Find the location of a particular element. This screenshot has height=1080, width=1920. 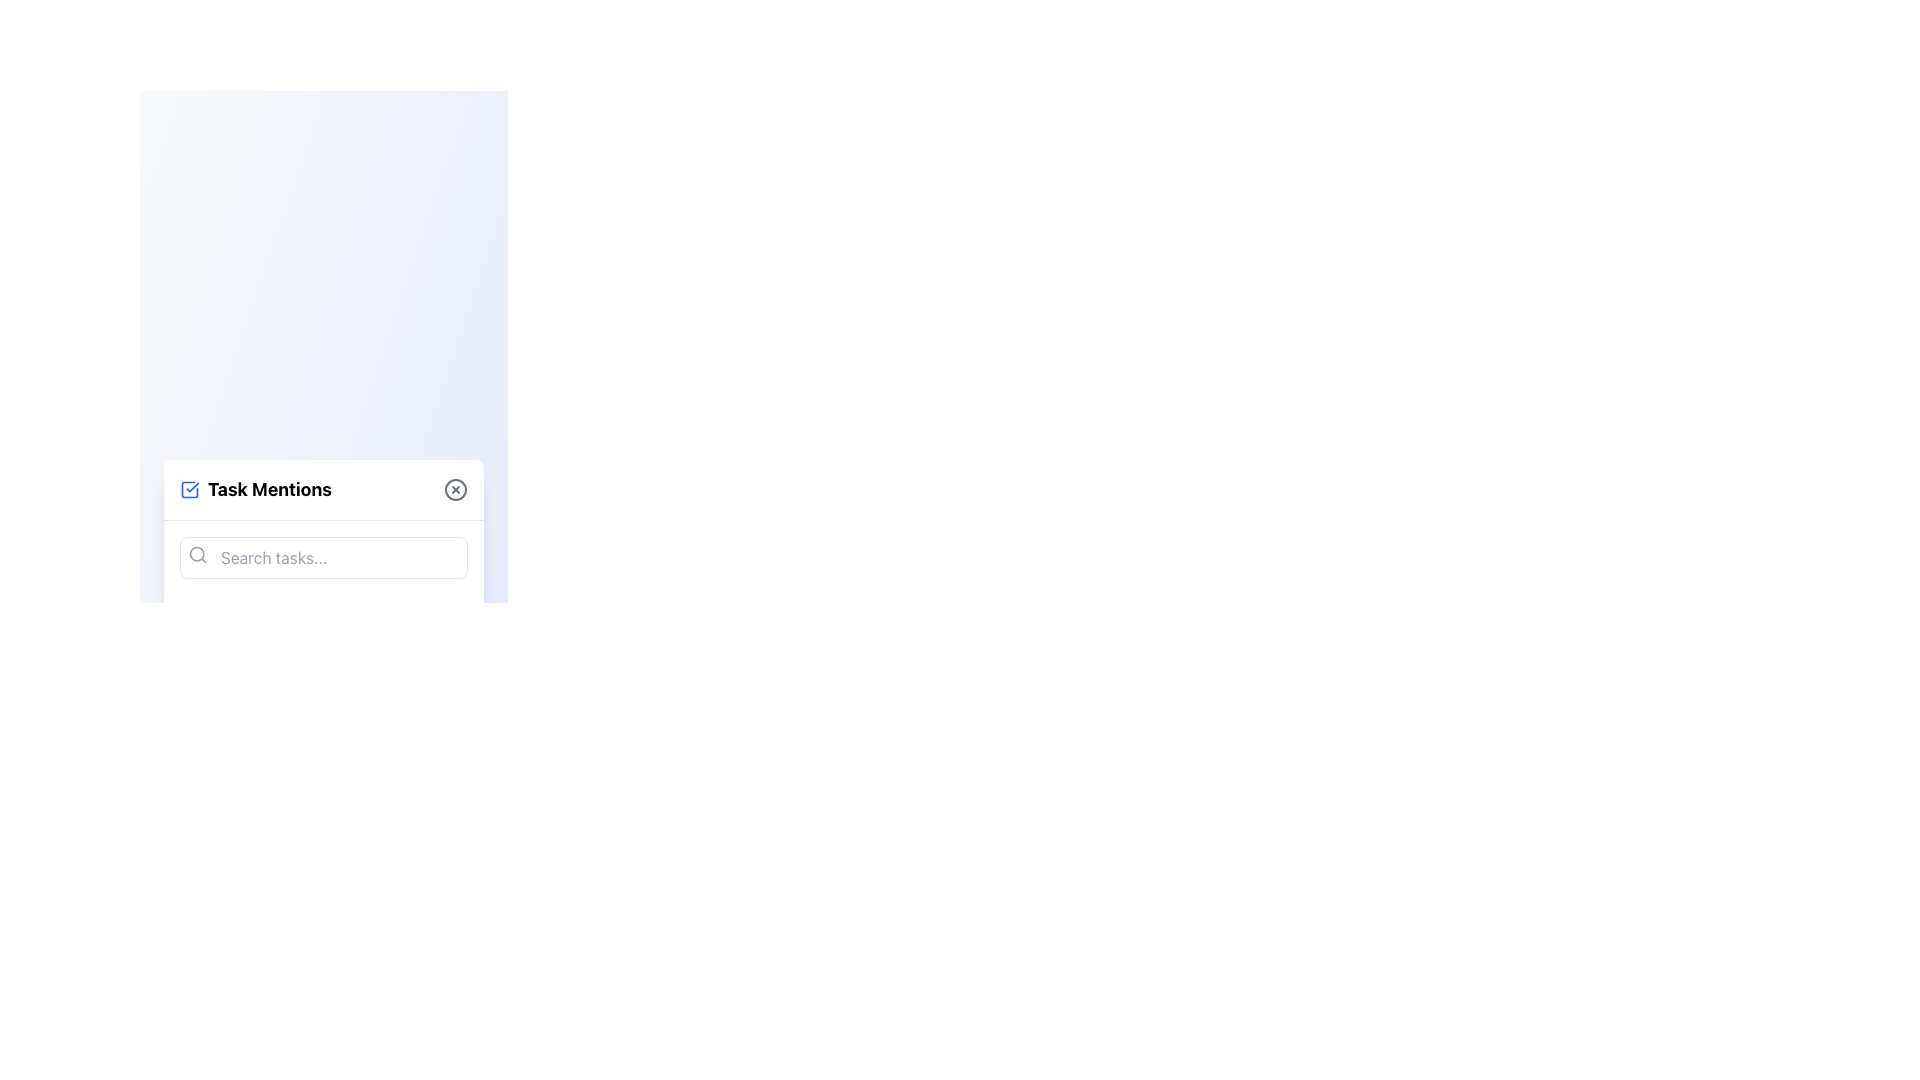

the button resembling a circle with an 'X' inside, located in the upper-right corner of the 'Task Mentions' box is located at coordinates (455, 489).